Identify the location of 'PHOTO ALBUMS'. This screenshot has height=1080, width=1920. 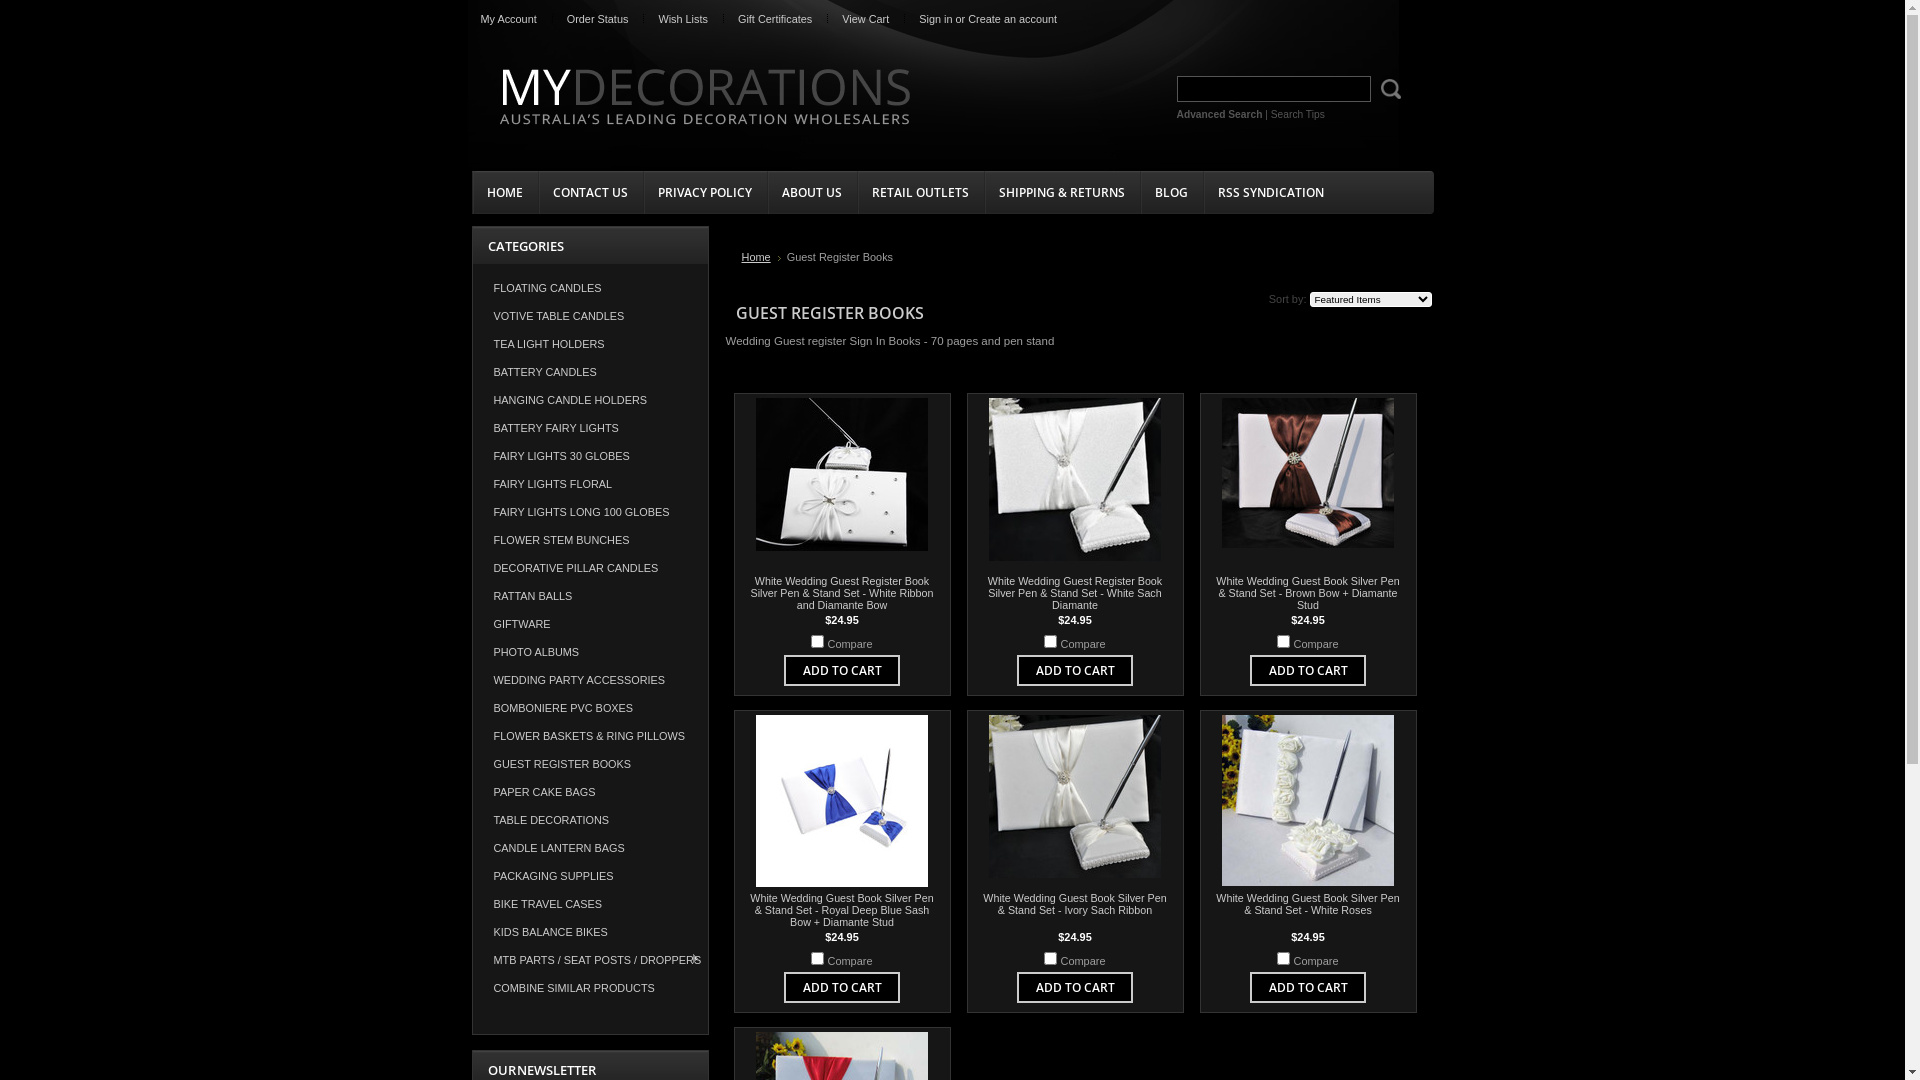
(589, 651).